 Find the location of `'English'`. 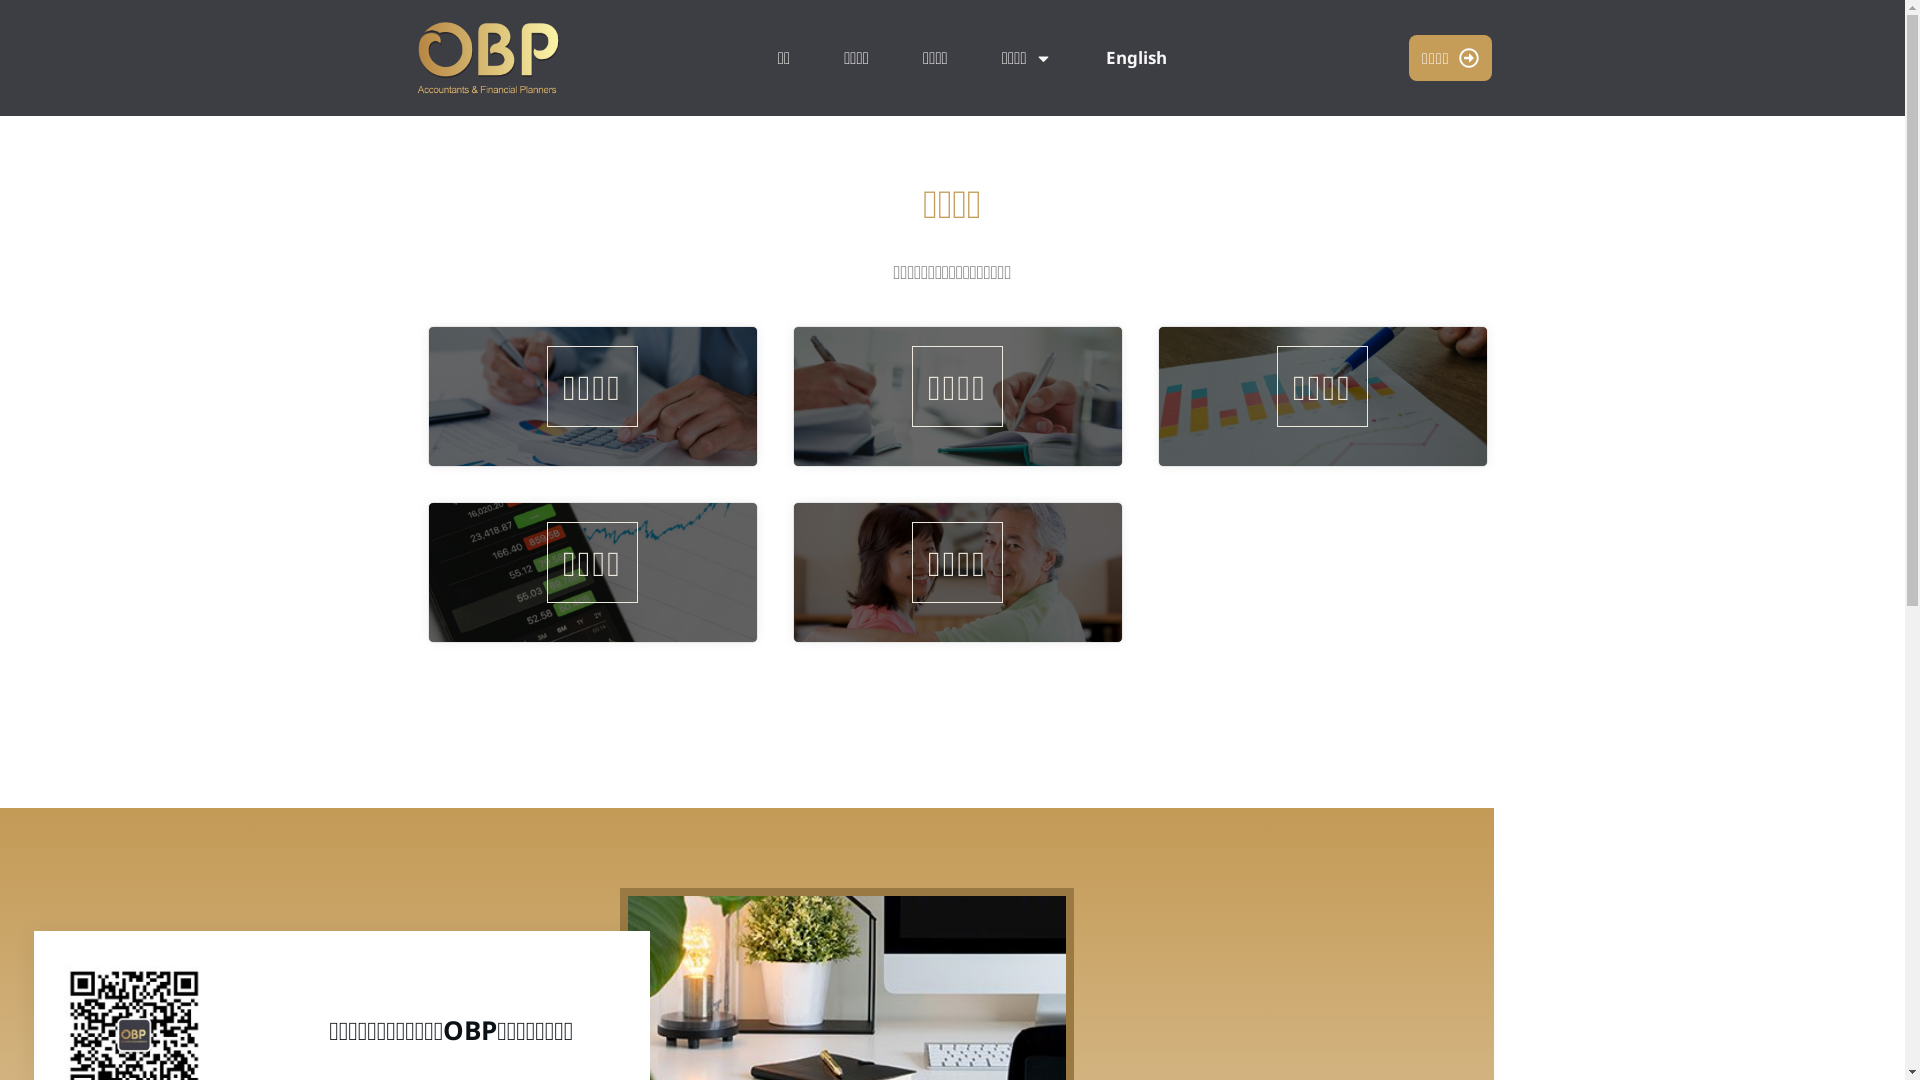

'English' is located at coordinates (1104, 56).